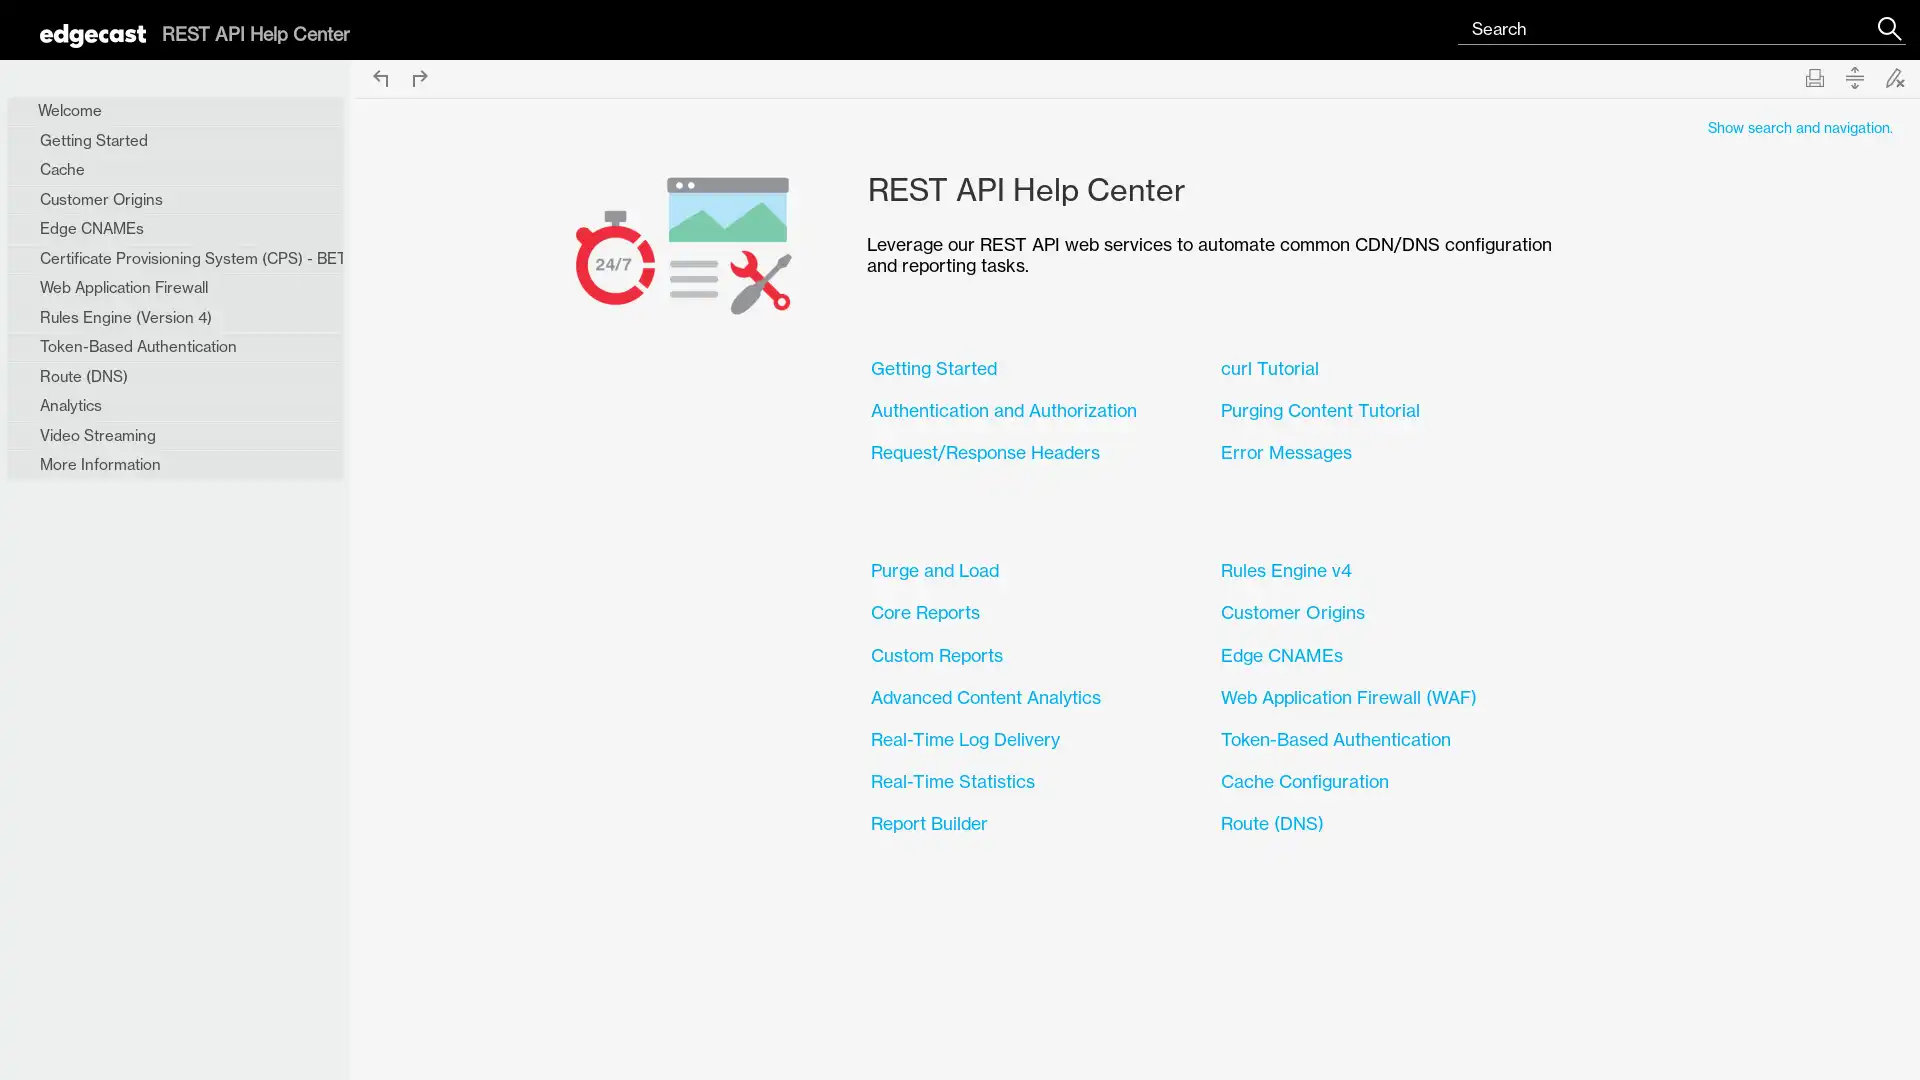 This screenshot has width=1920, height=1080. I want to click on print, so click(1814, 76).